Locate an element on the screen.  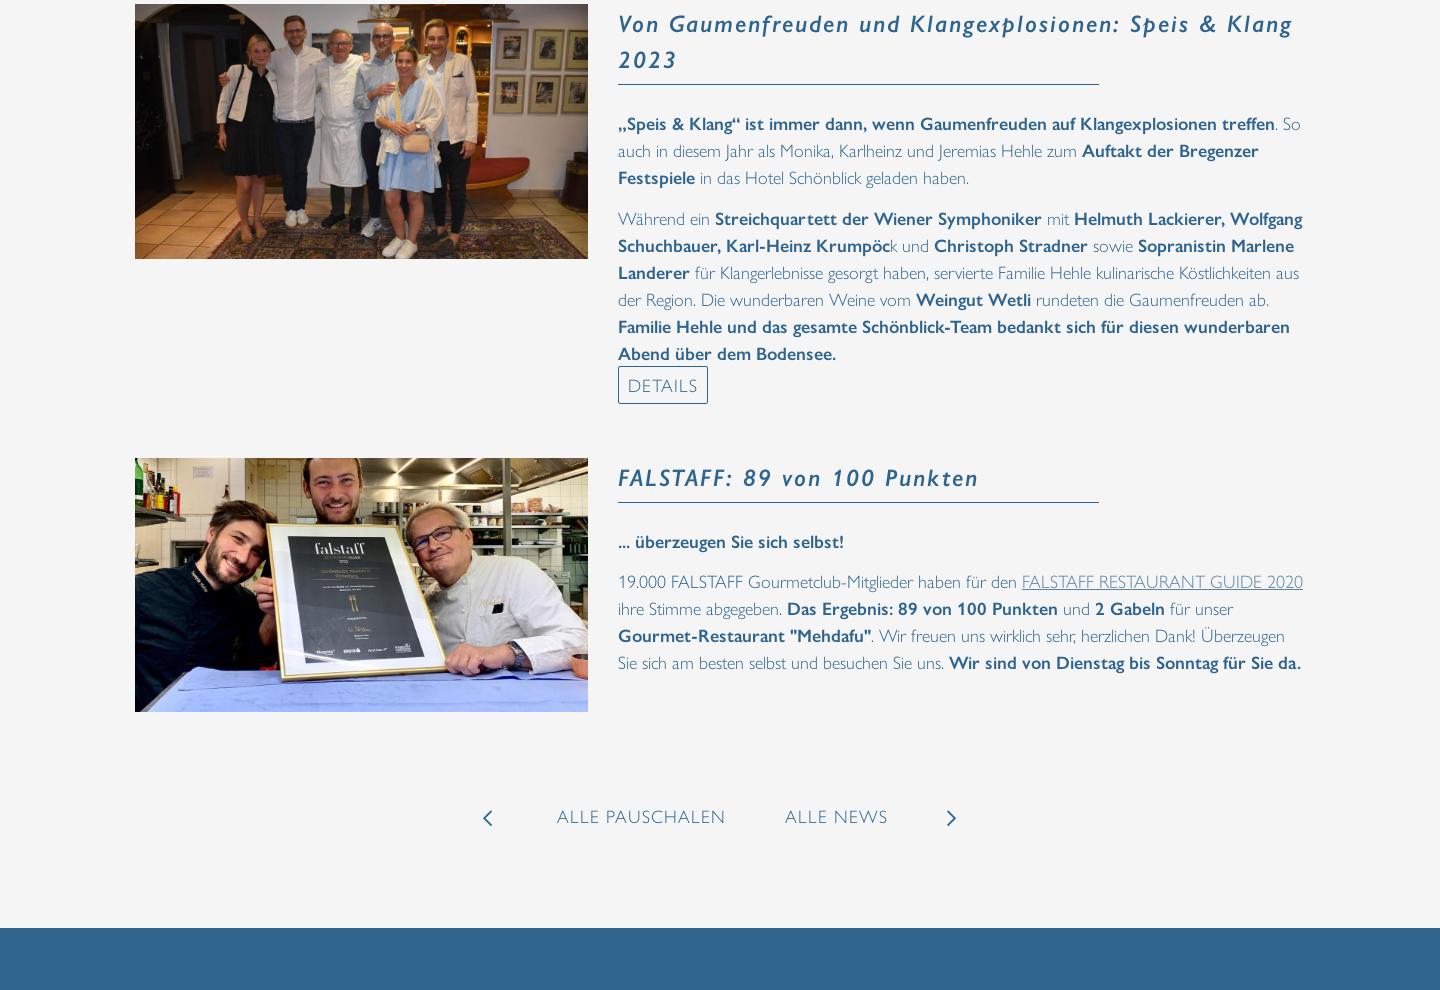
'Helmuth Lackierer, Wolfgang Schuchbauer, Karl-Heinz Krumpöc' is located at coordinates (960, 228).